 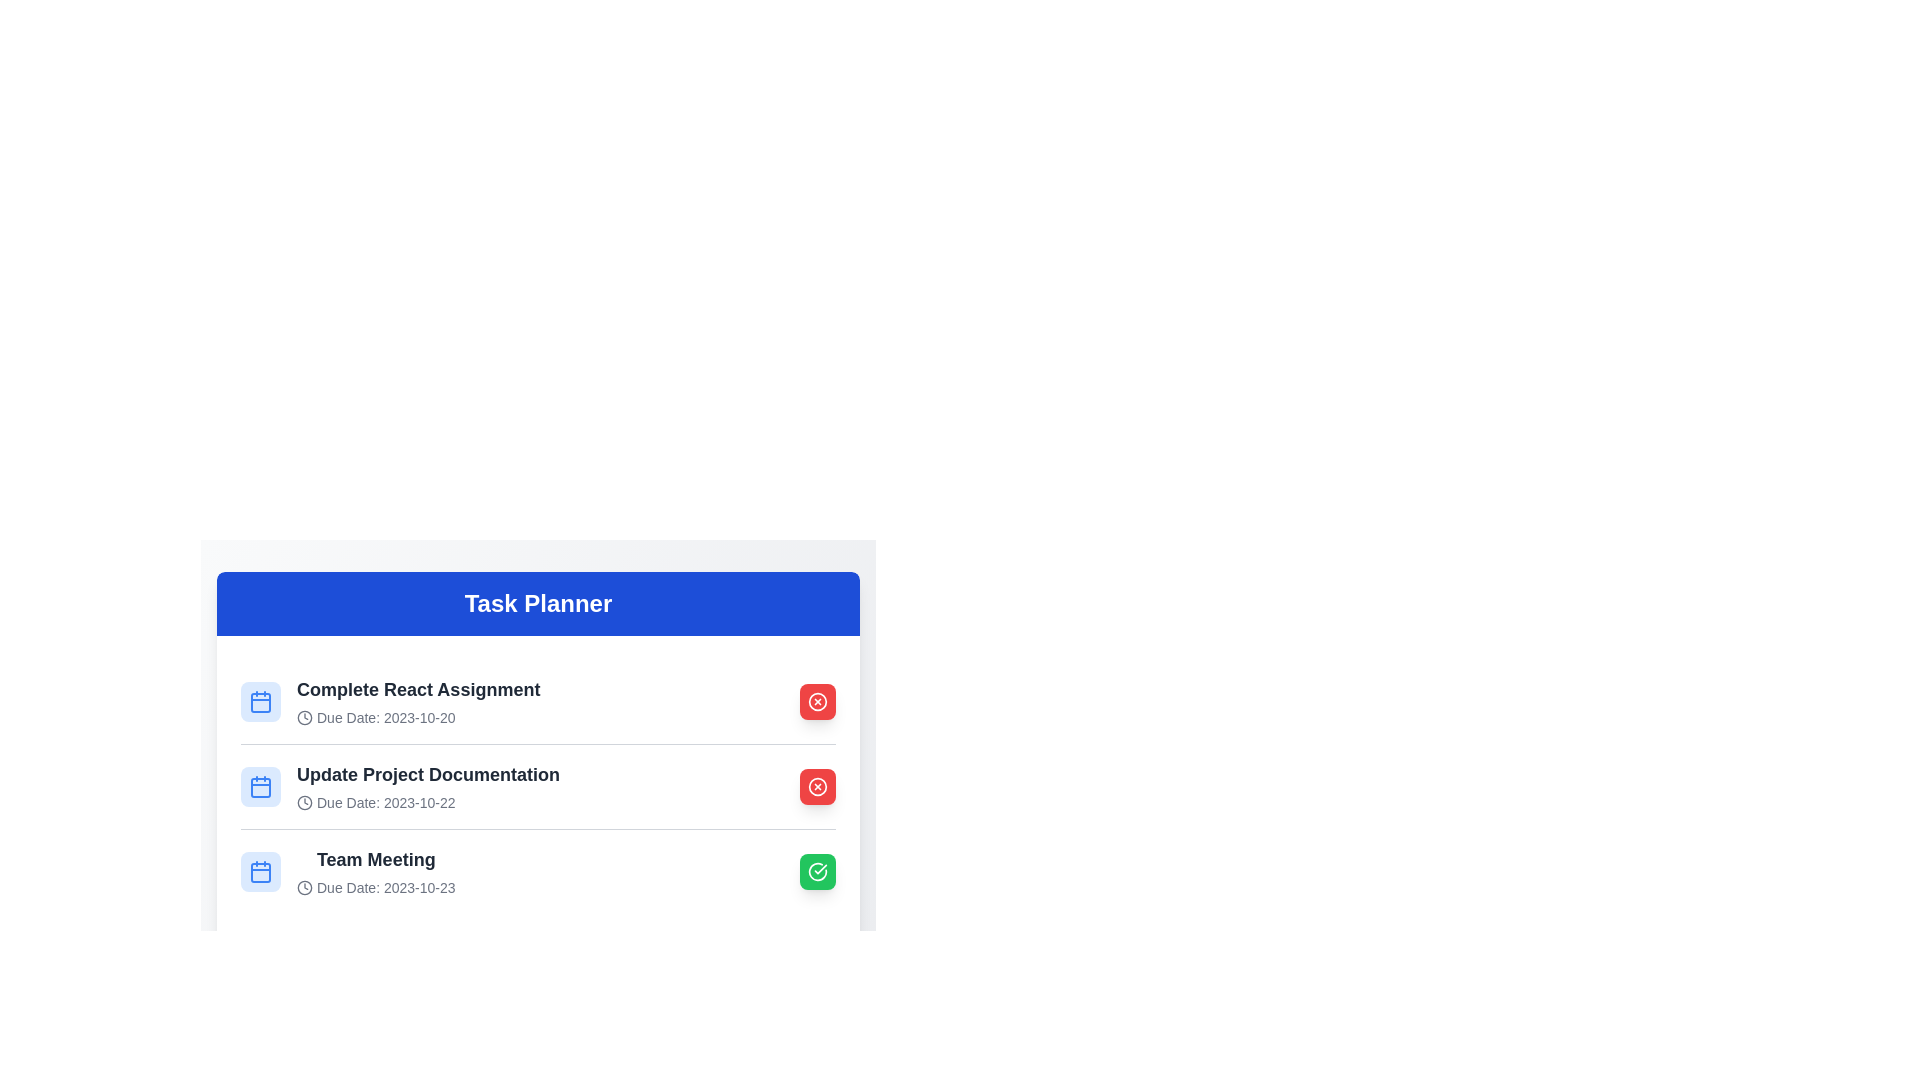 I want to click on displayed information from the second task item in the Task Planner section, which shows the task's title and due date, so click(x=538, y=785).